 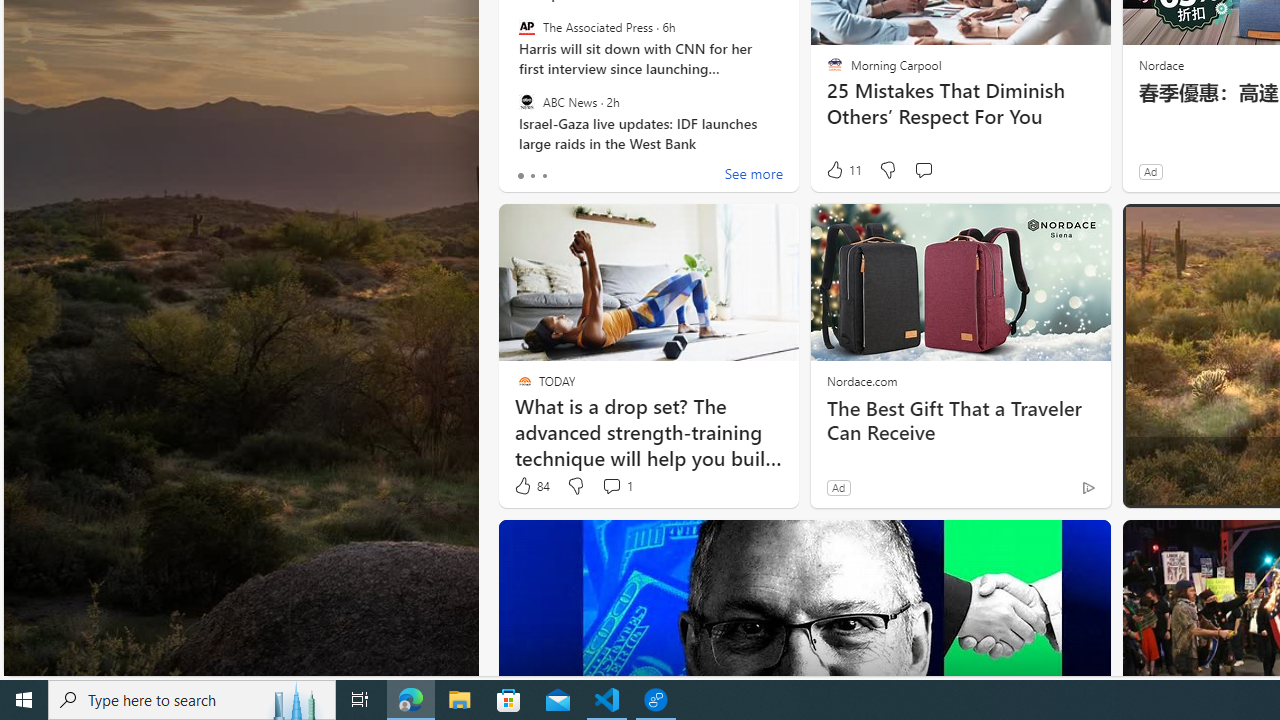 What do you see at coordinates (532, 175) in the screenshot?
I see `'tab-1'` at bounding box center [532, 175].